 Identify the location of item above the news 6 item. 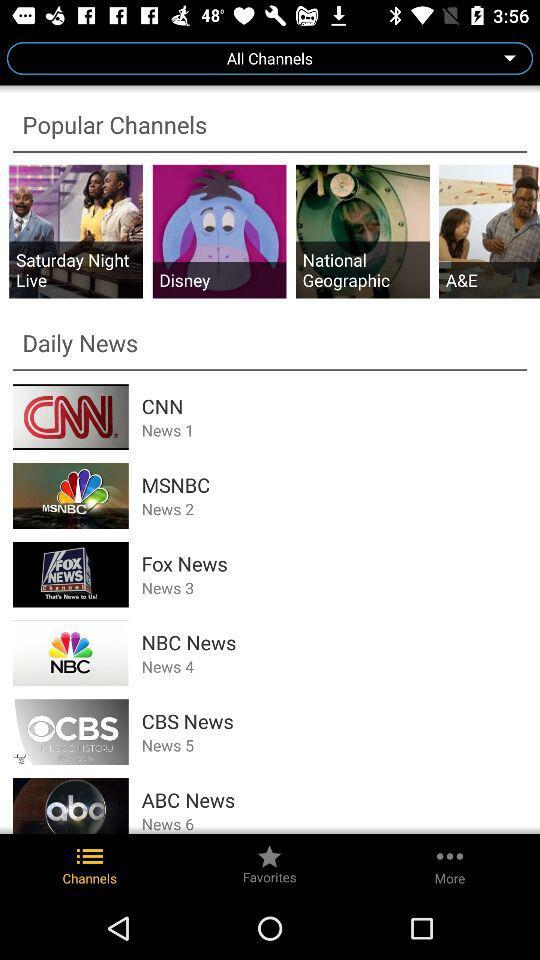
(334, 800).